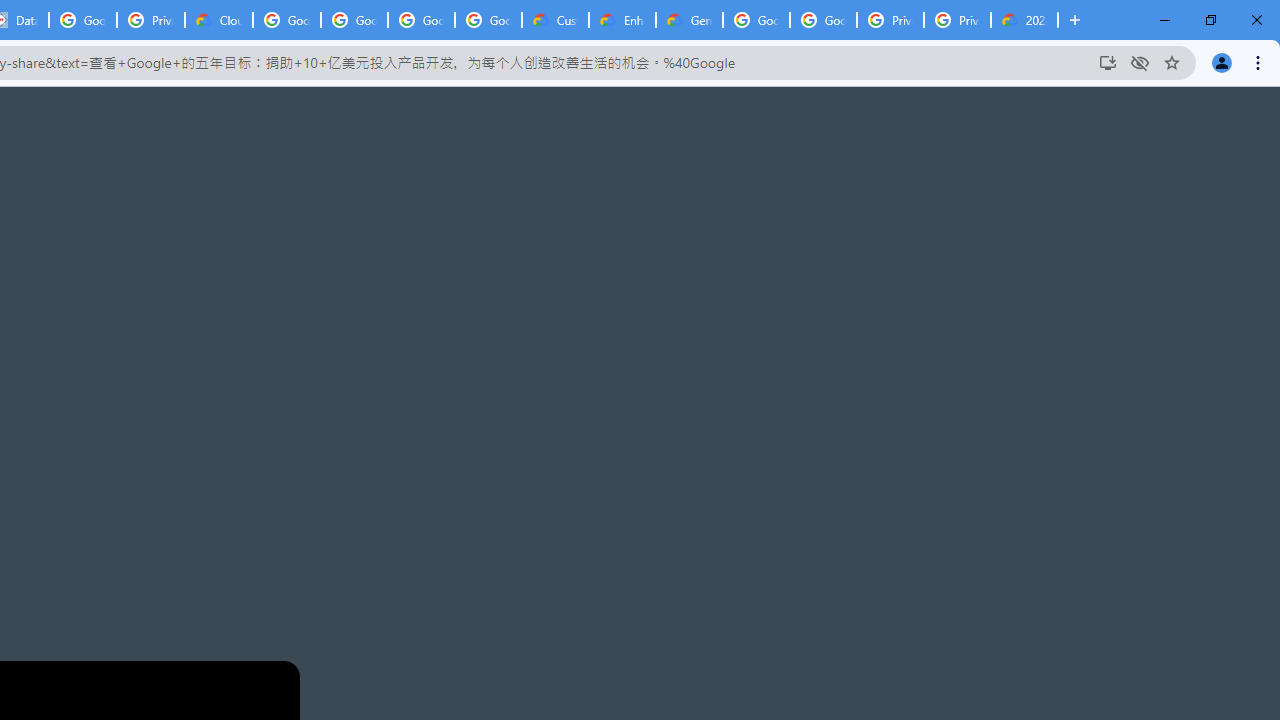 The height and width of the screenshot is (720, 1280). I want to click on 'Google Workspace - Specific Terms', so click(420, 20).